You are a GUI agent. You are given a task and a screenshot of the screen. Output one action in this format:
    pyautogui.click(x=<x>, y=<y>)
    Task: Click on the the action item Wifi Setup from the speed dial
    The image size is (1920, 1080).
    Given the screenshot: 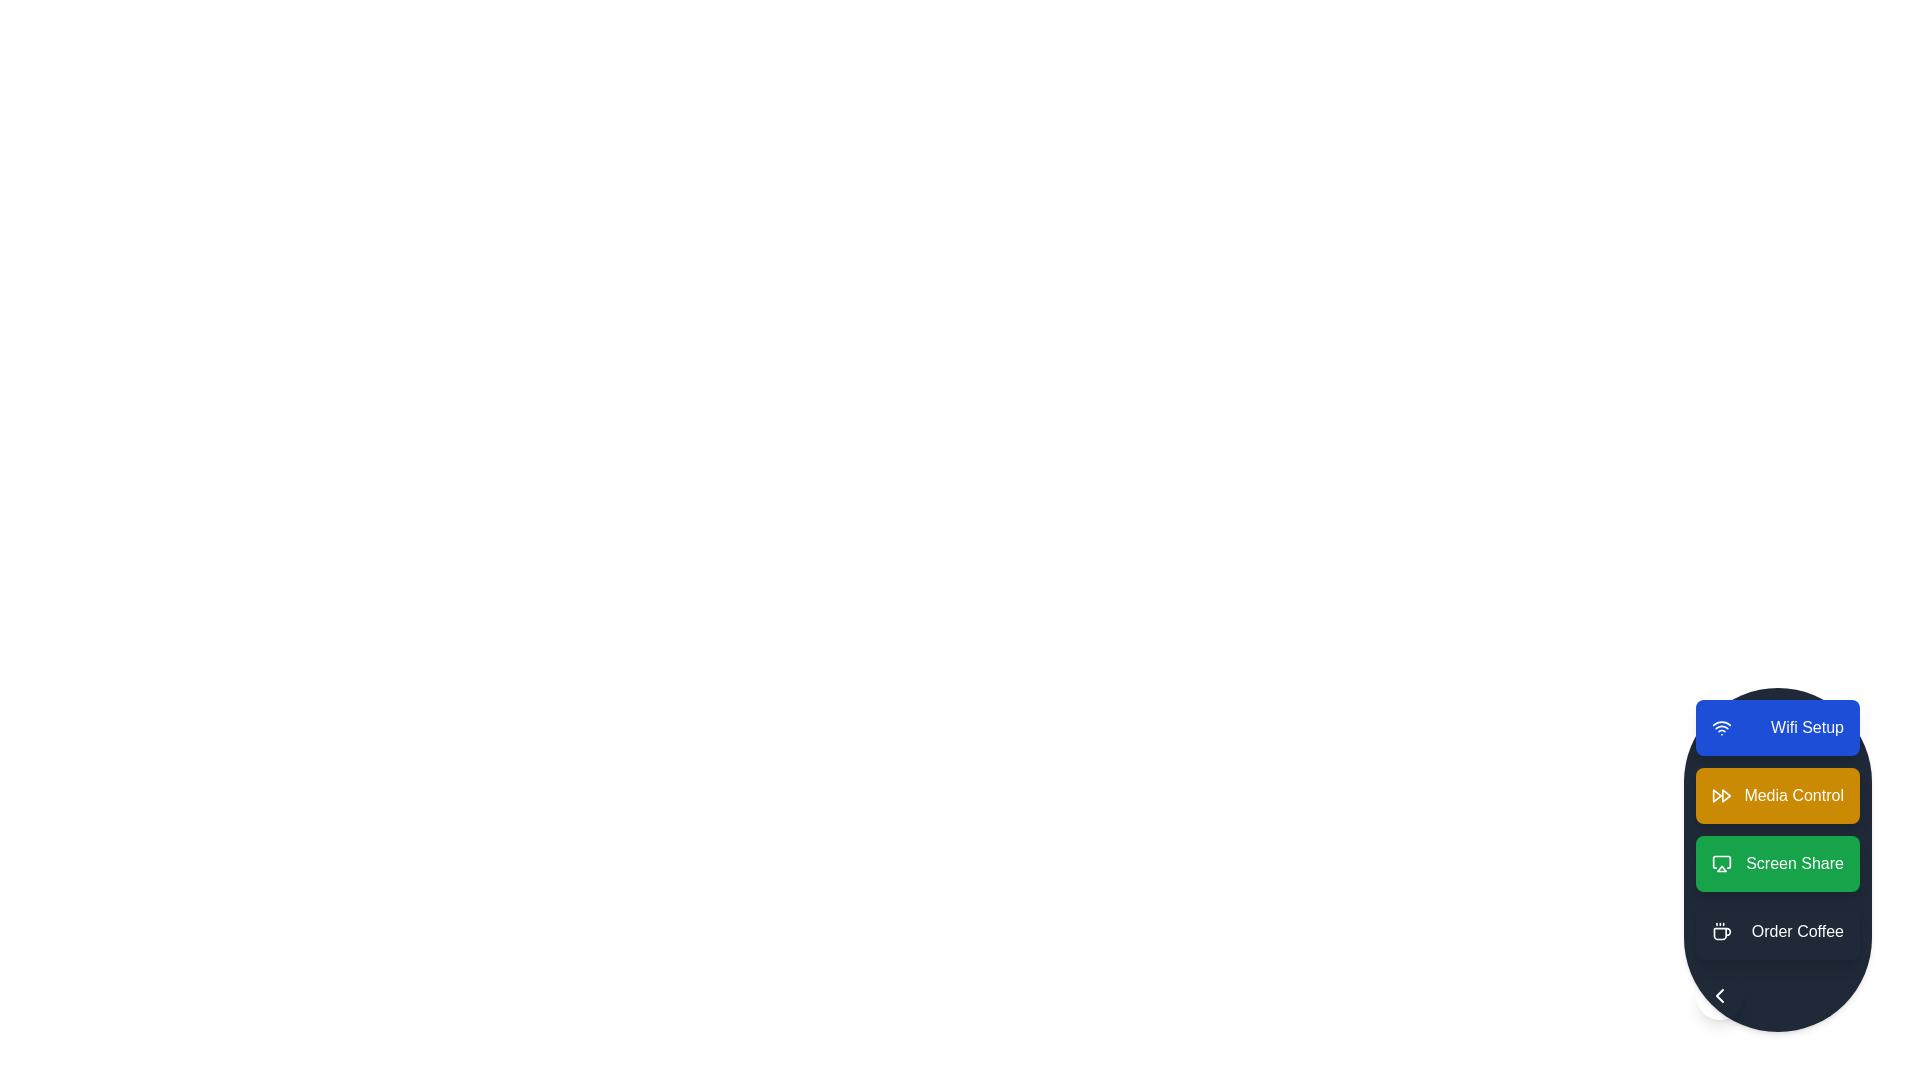 What is the action you would take?
    pyautogui.click(x=1778, y=728)
    